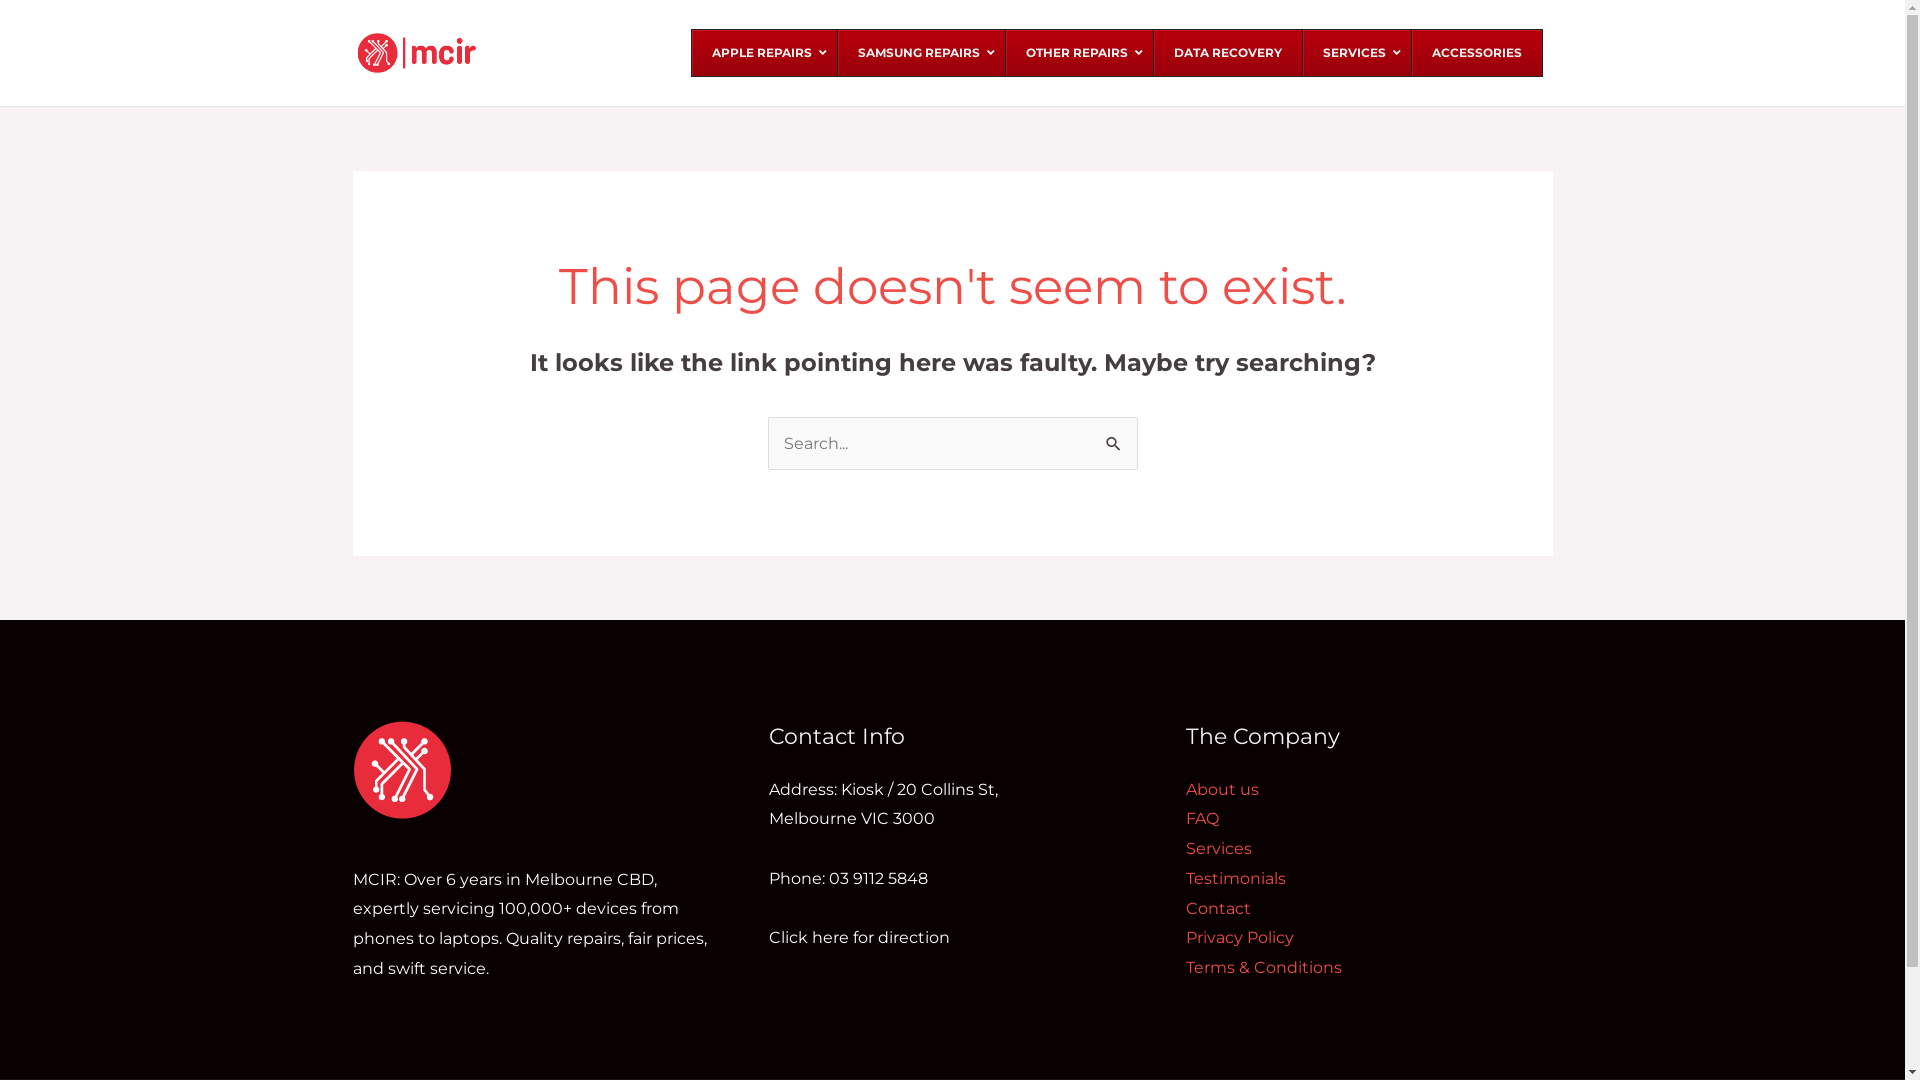 This screenshot has width=1920, height=1080. I want to click on 'APPLE REPAIRS', so click(763, 52).